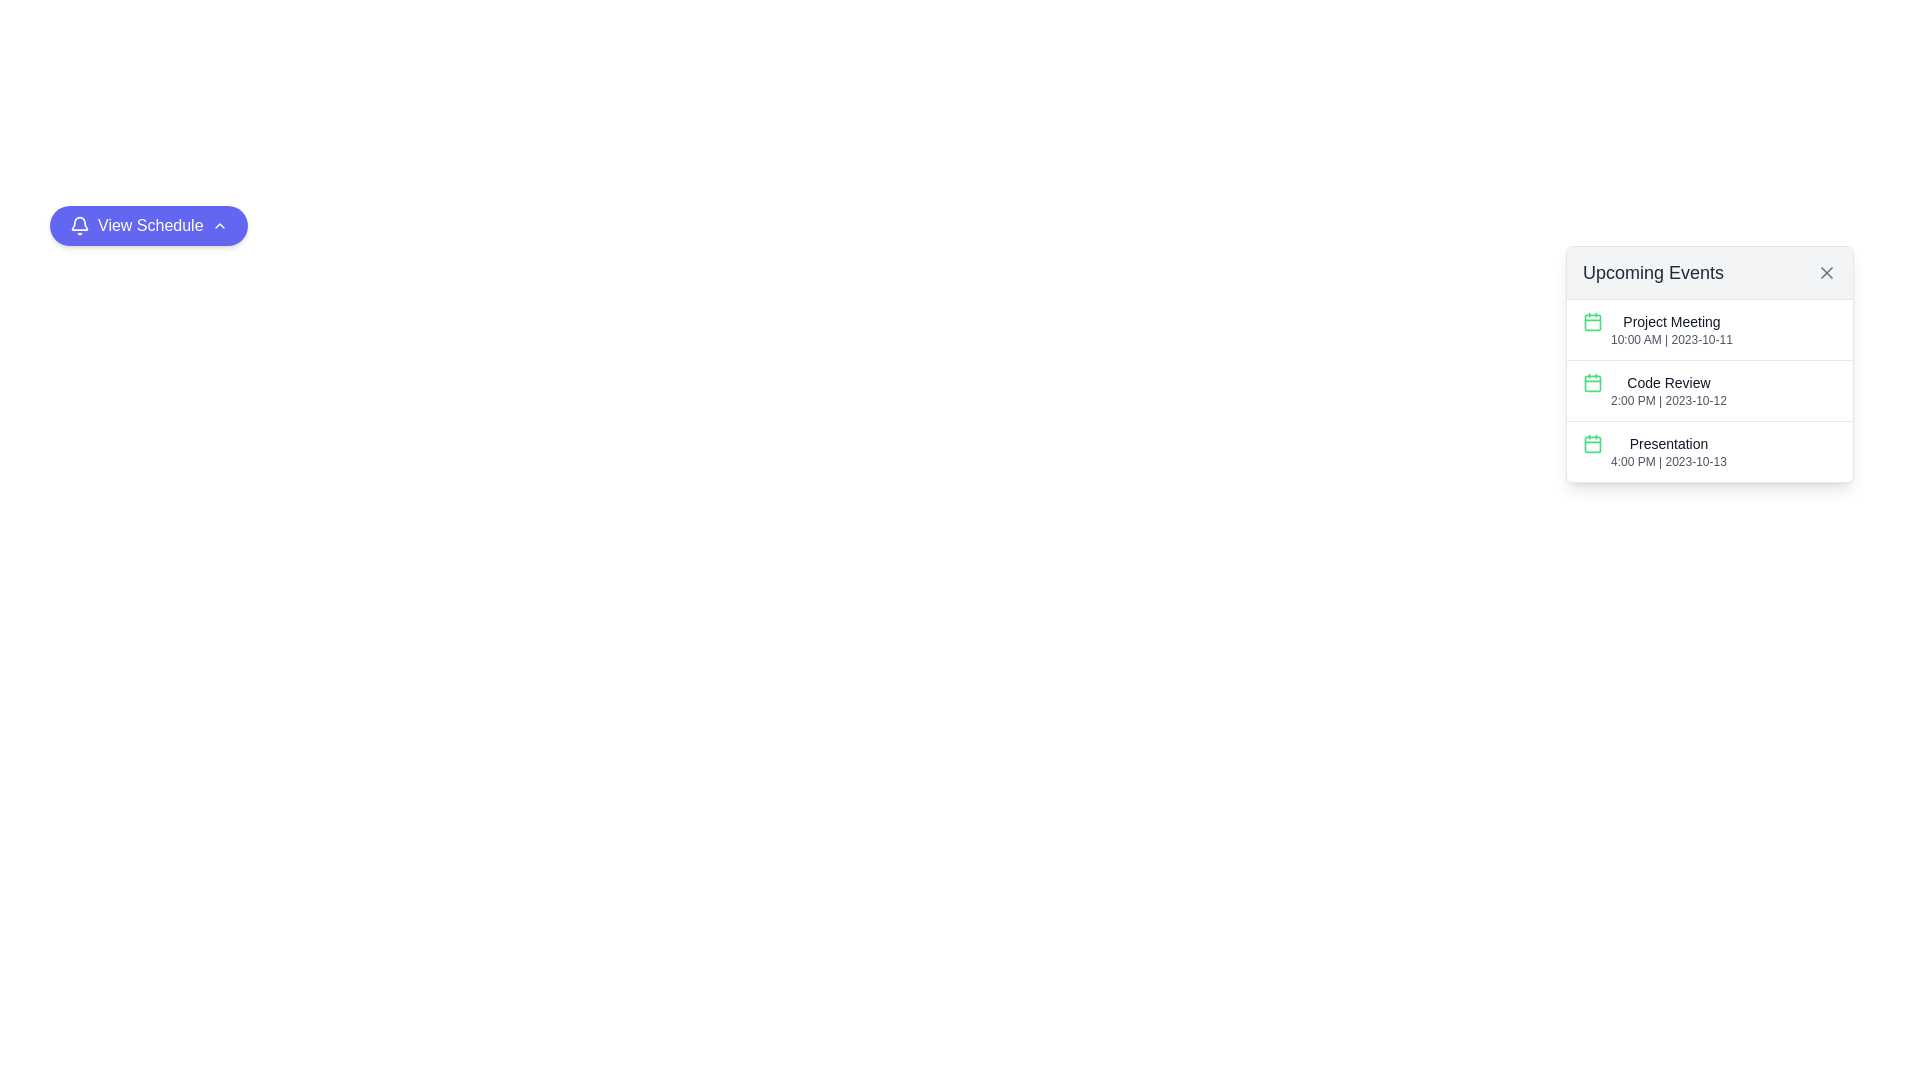 Image resolution: width=1920 pixels, height=1080 pixels. I want to click on the 'Code Review' event item in the list within the 'Upcoming Events' panel, so click(1708, 364).